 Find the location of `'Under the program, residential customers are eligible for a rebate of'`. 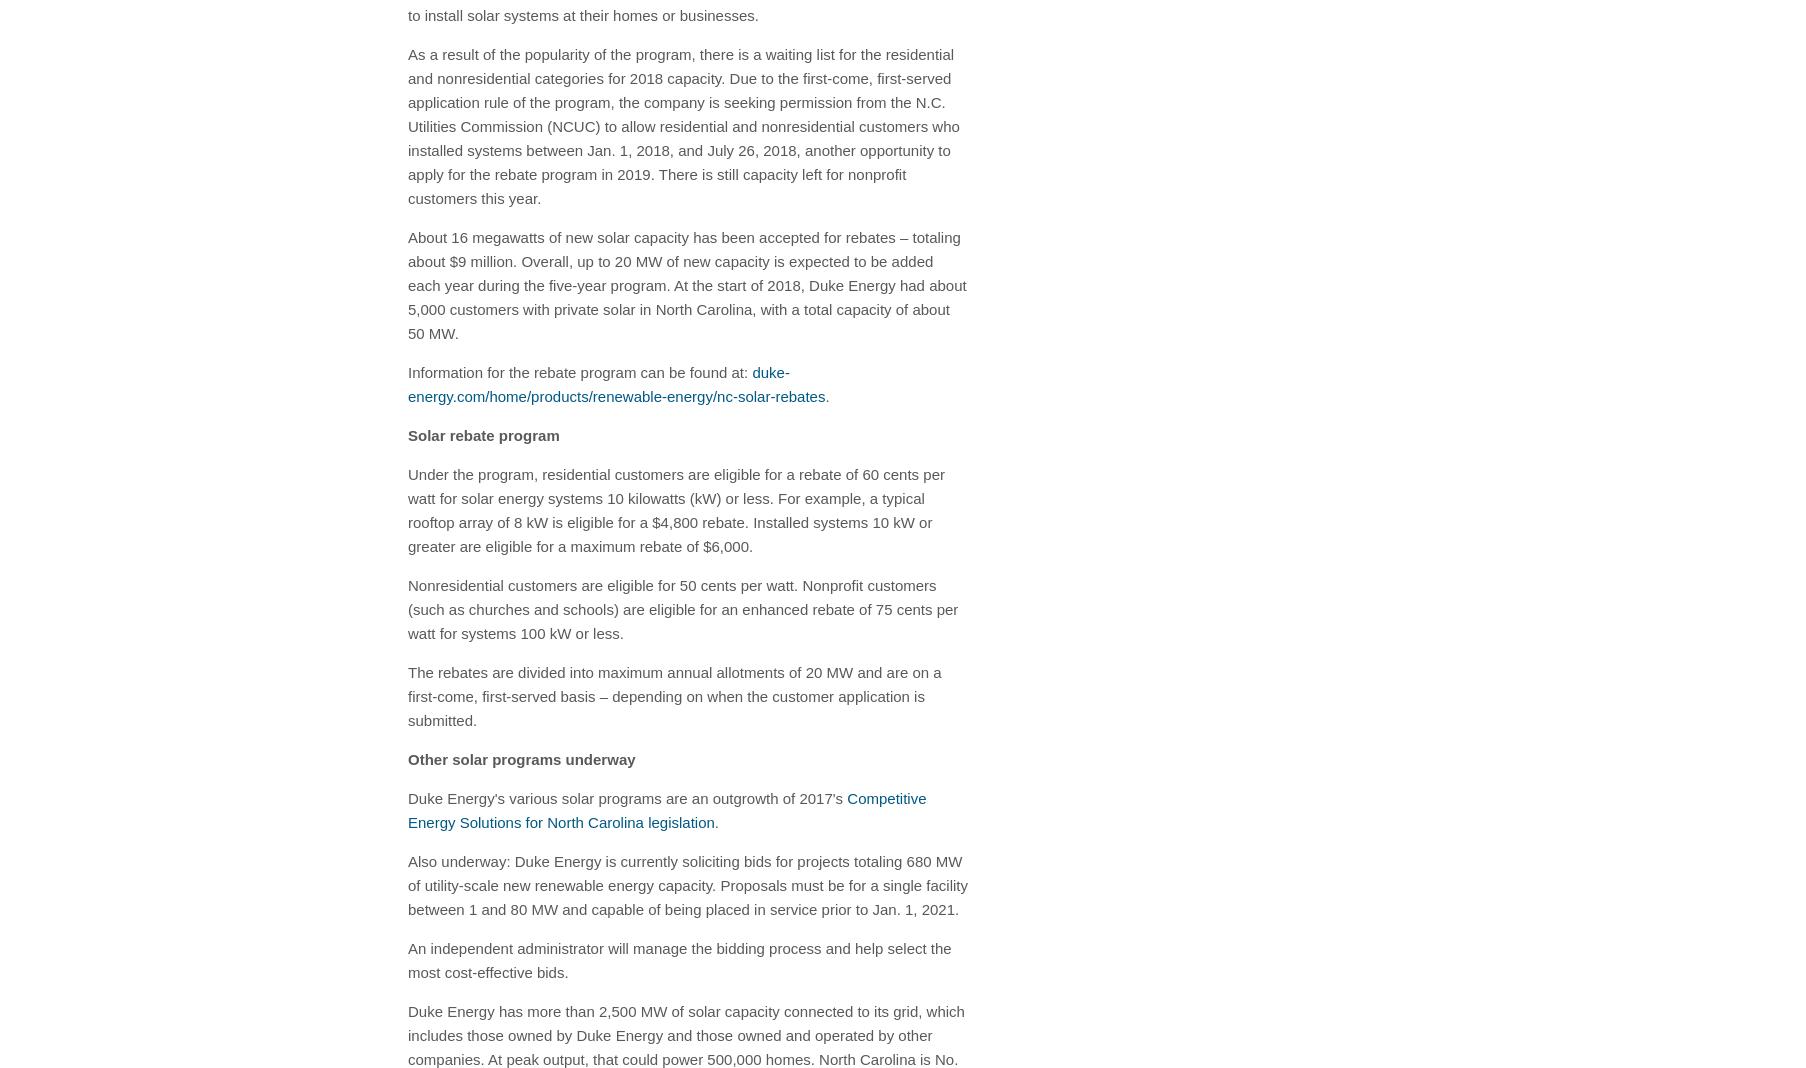

'Under the program, residential customers are eligible for a rebate of' is located at coordinates (634, 473).